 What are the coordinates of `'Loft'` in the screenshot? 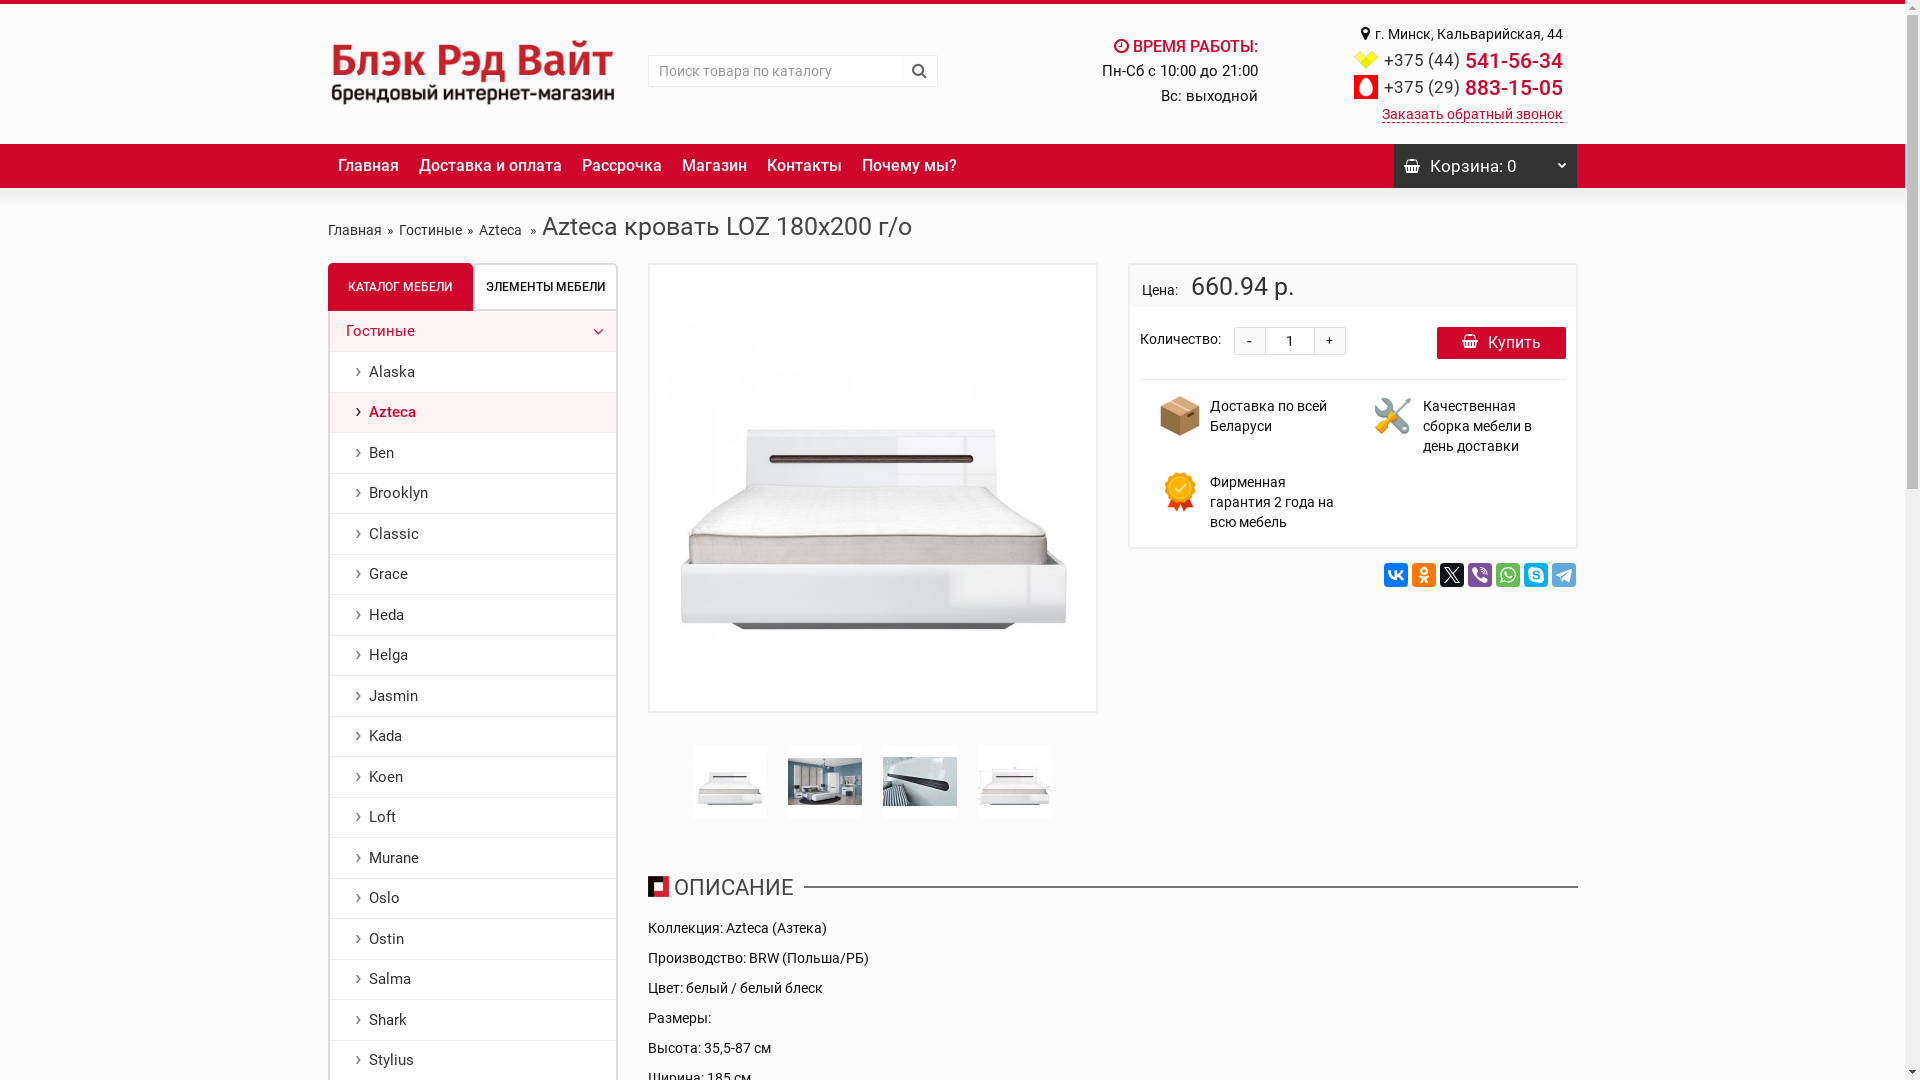 It's located at (330, 817).